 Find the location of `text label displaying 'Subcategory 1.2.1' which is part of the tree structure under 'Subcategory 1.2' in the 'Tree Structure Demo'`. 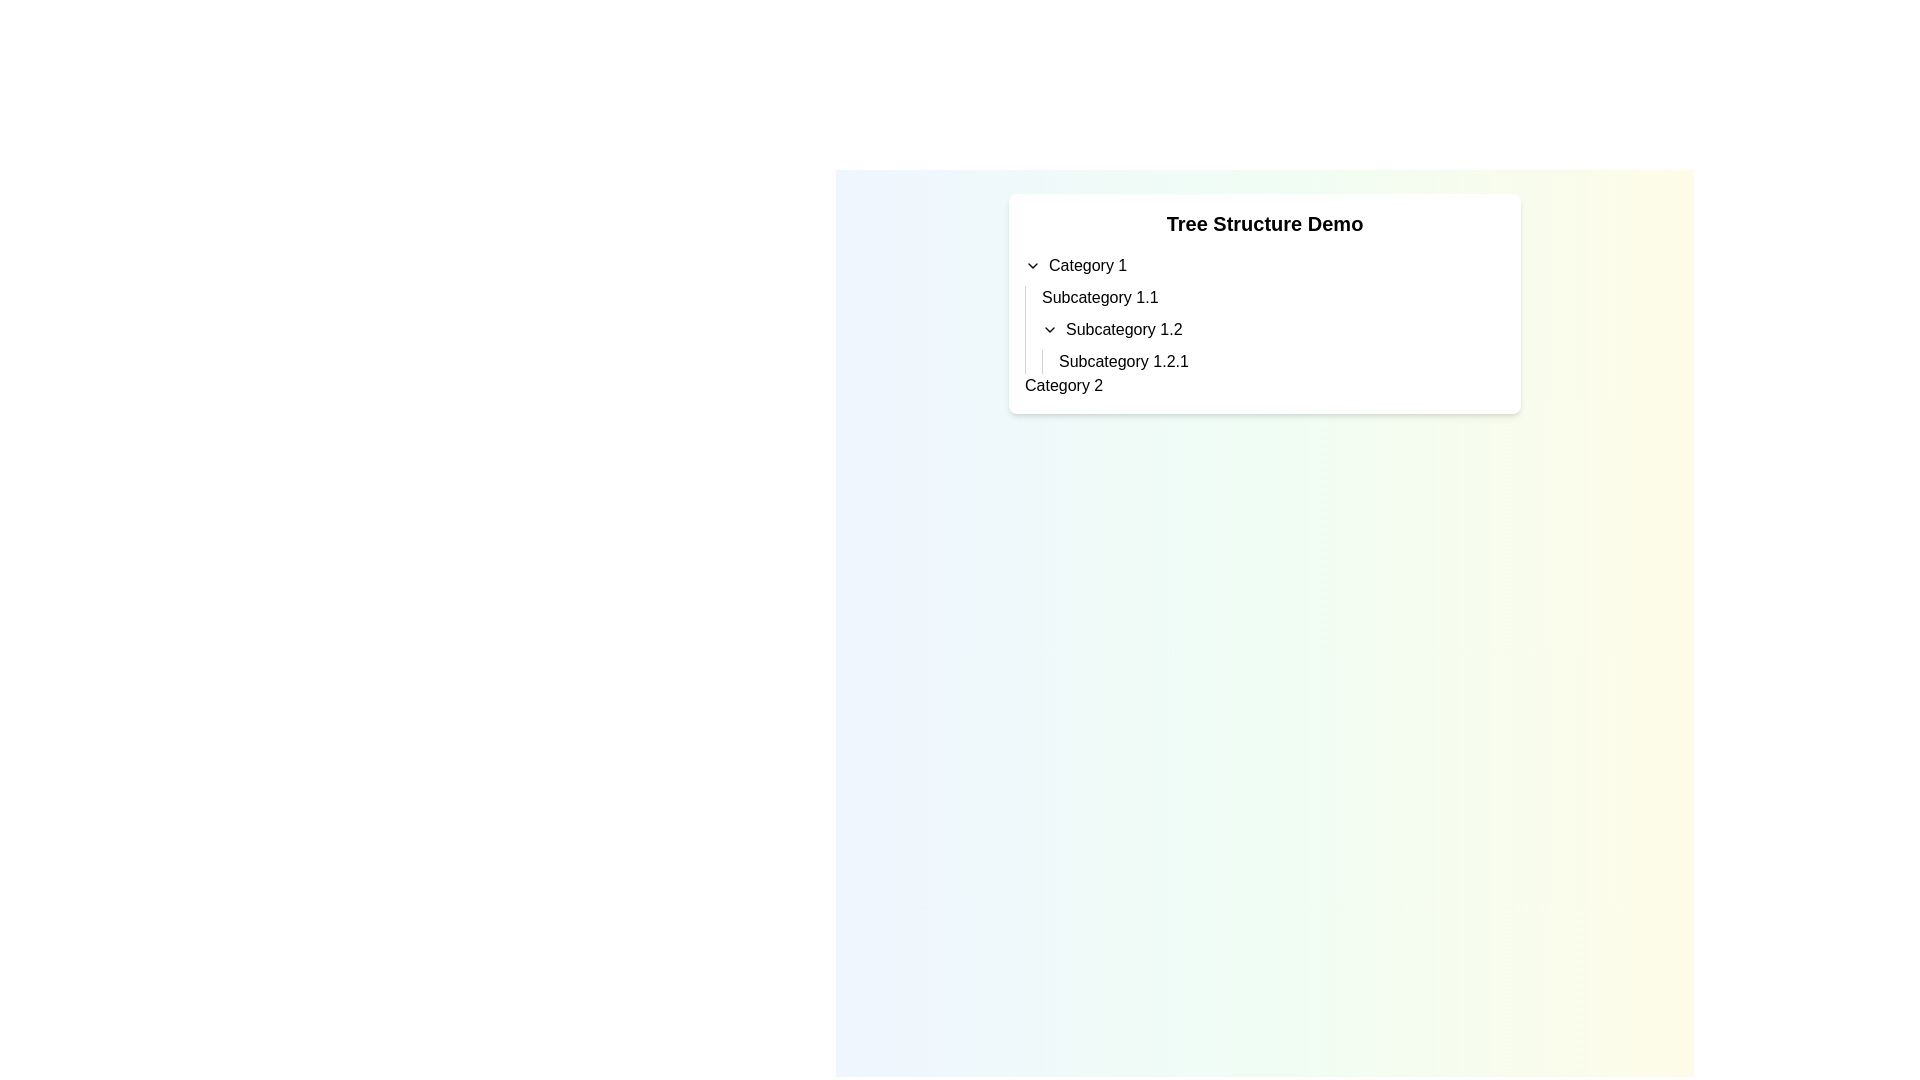

text label displaying 'Subcategory 1.2.1' which is part of the tree structure under 'Subcategory 1.2' in the 'Tree Structure Demo' is located at coordinates (1123, 362).